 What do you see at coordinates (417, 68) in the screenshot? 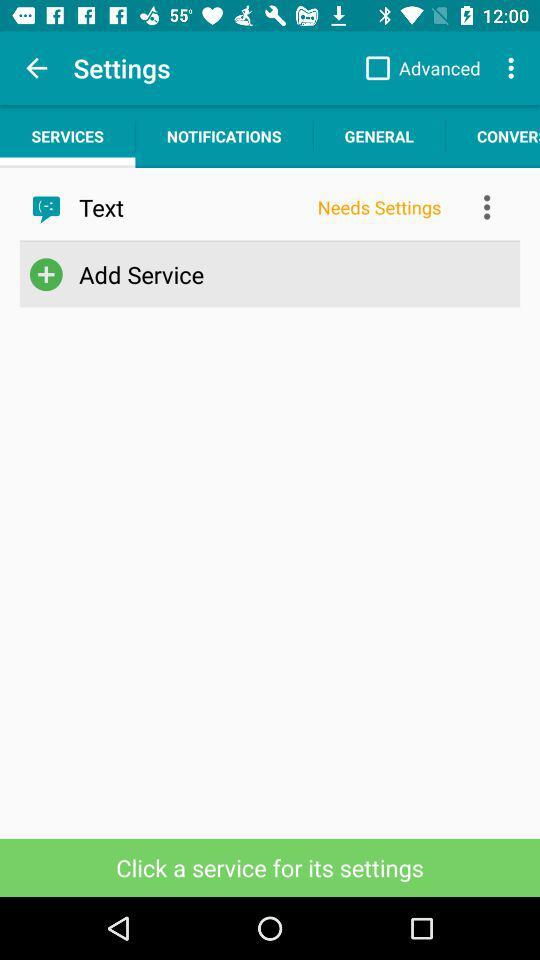
I see `app above the general` at bounding box center [417, 68].